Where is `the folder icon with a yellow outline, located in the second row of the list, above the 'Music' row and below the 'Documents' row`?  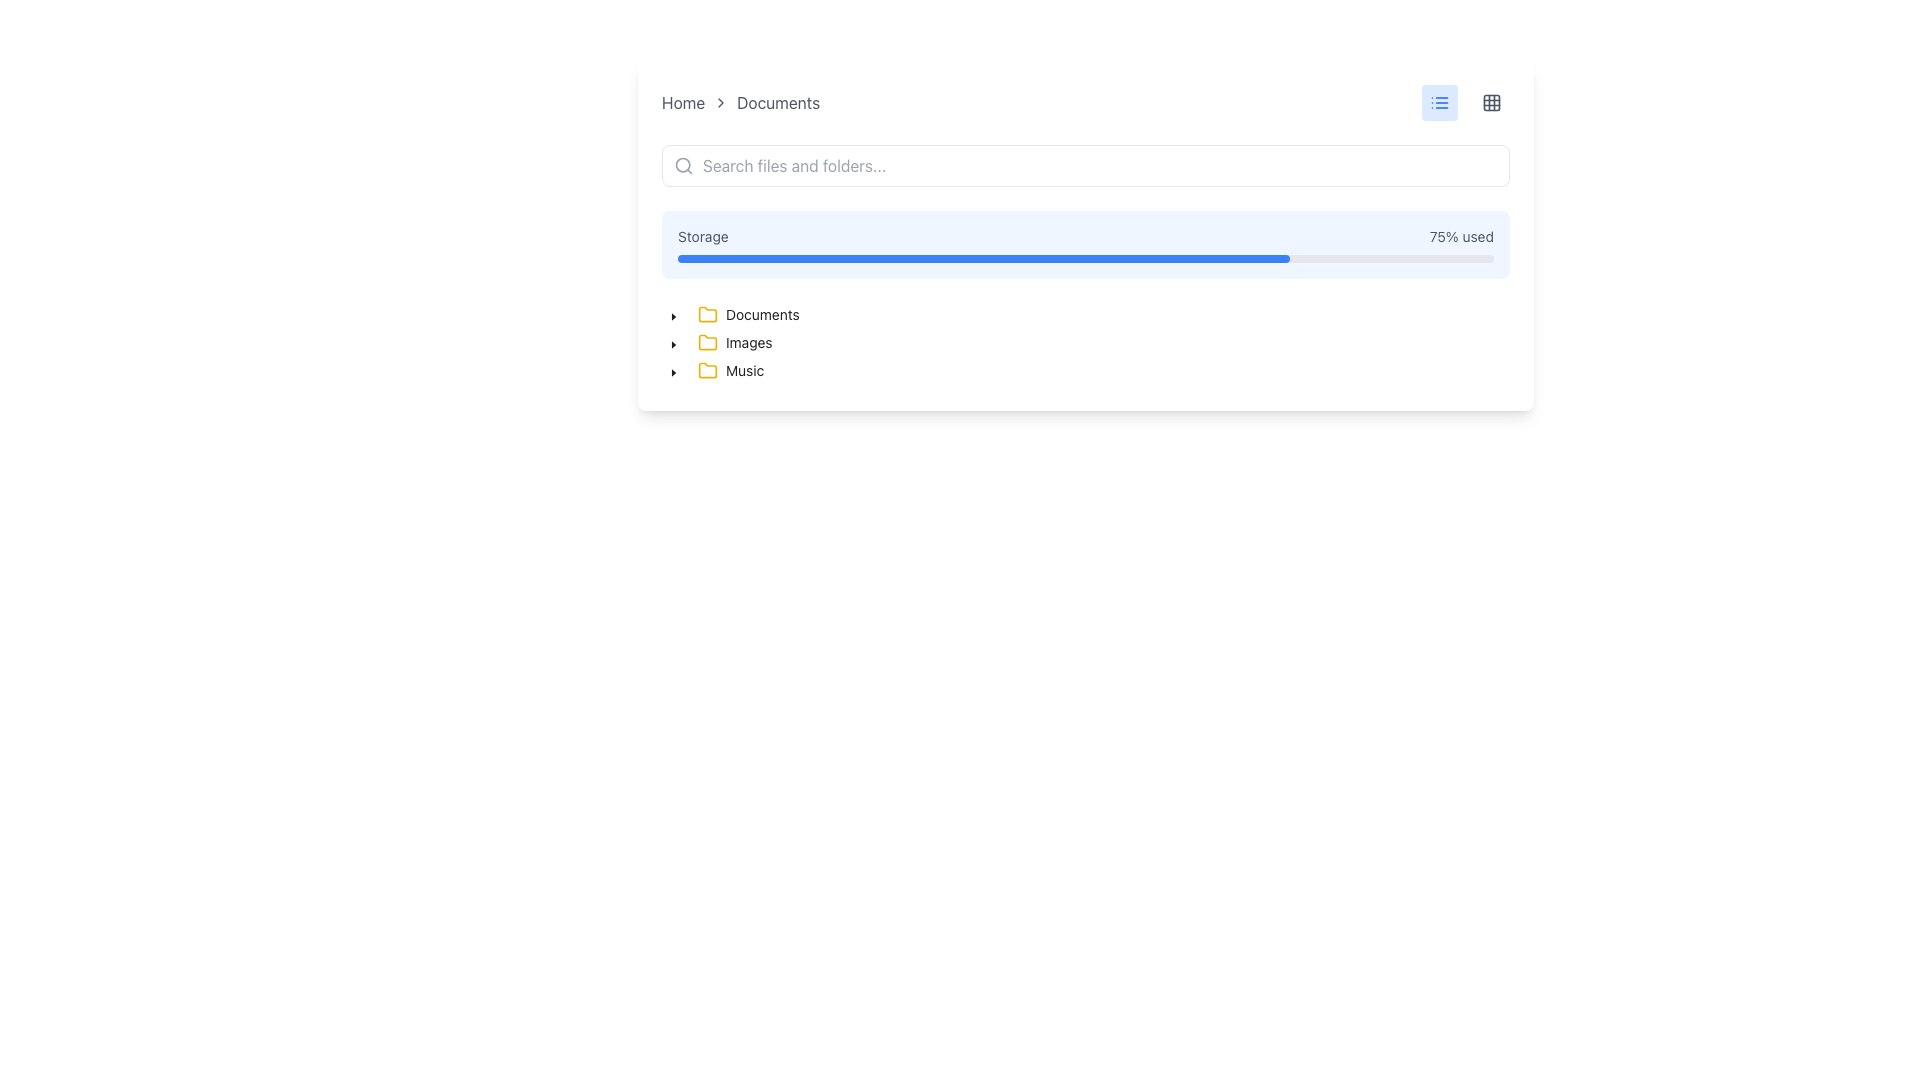
the folder icon with a yellow outline, located in the second row of the list, above the 'Music' row and below the 'Documents' row is located at coordinates (708, 342).